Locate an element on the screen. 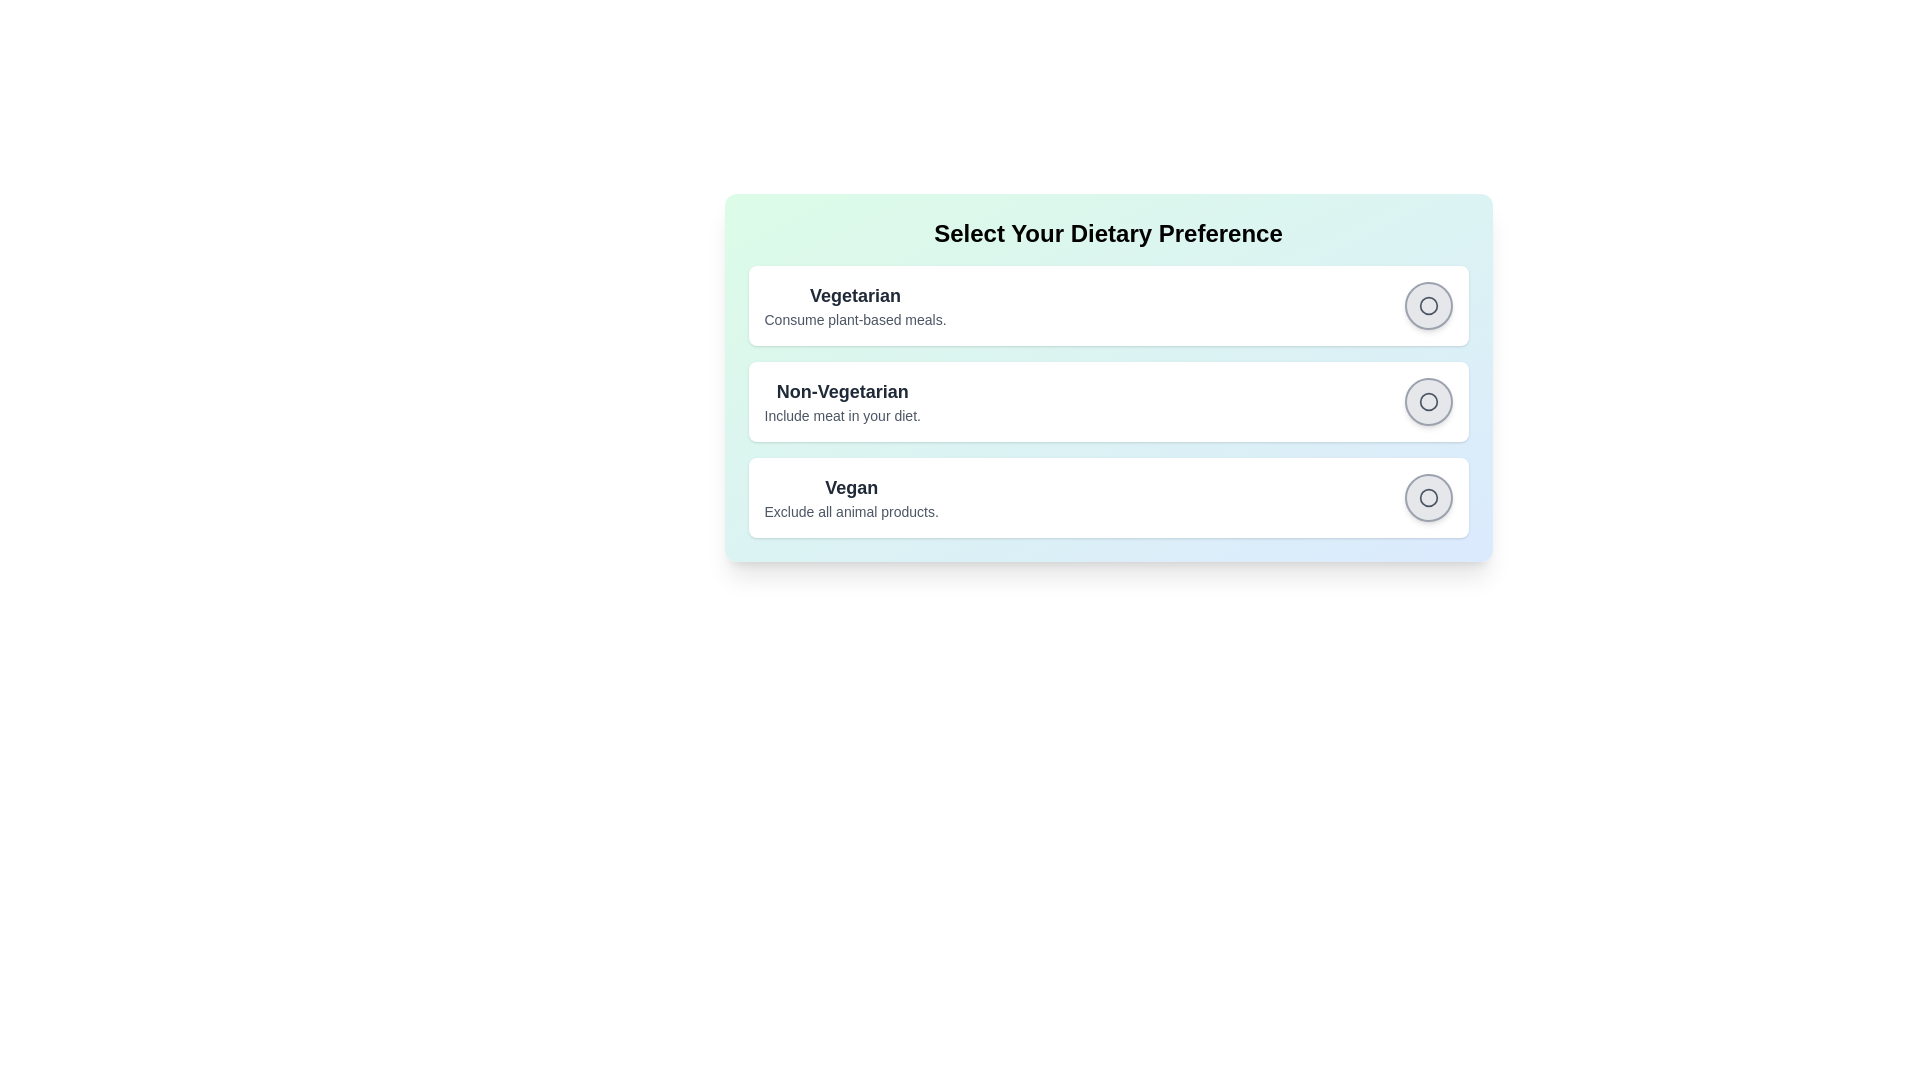 The width and height of the screenshot is (1920, 1080). text description for the 'Vegetarian' dietary preference option, which is the first item in the list of options and is located at the uppermost position within its group of related elements is located at coordinates (855, 305).